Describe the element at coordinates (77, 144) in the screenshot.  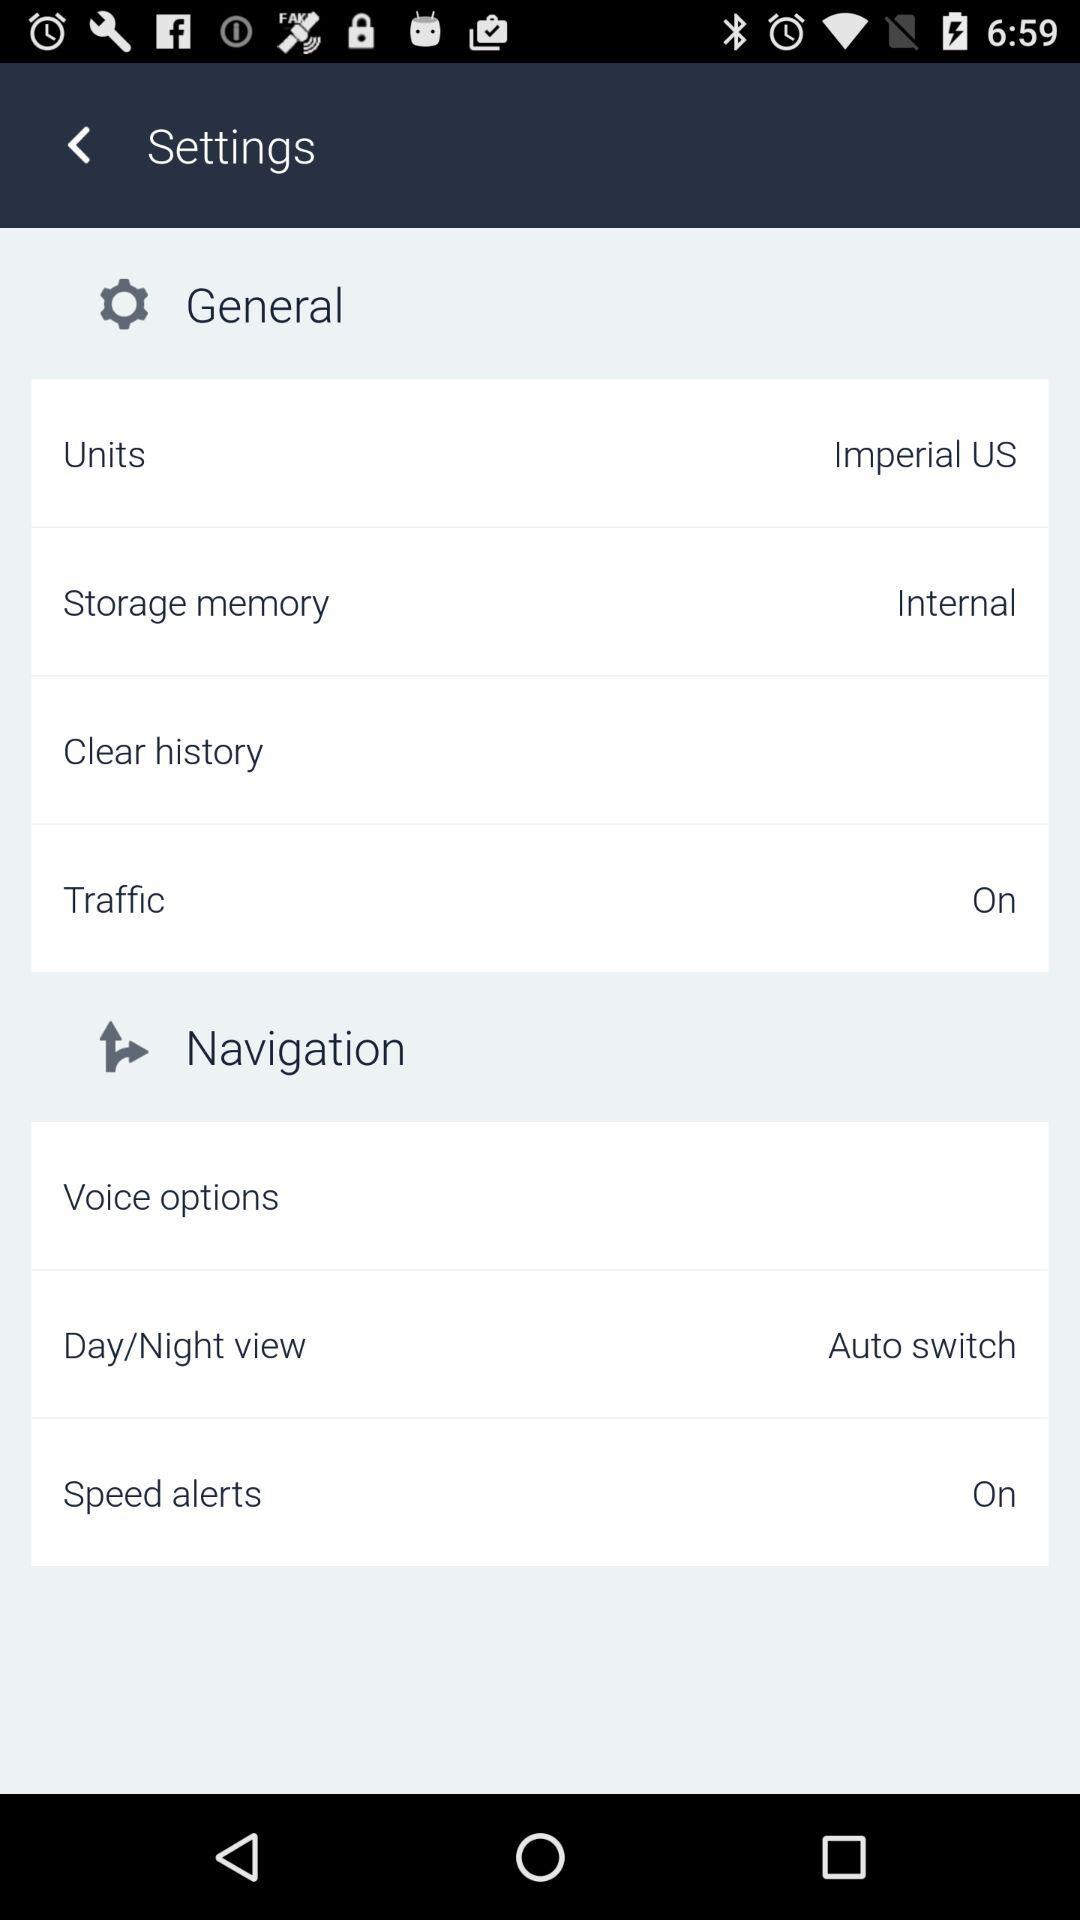
I see `the icon next to settings icon` at that location.